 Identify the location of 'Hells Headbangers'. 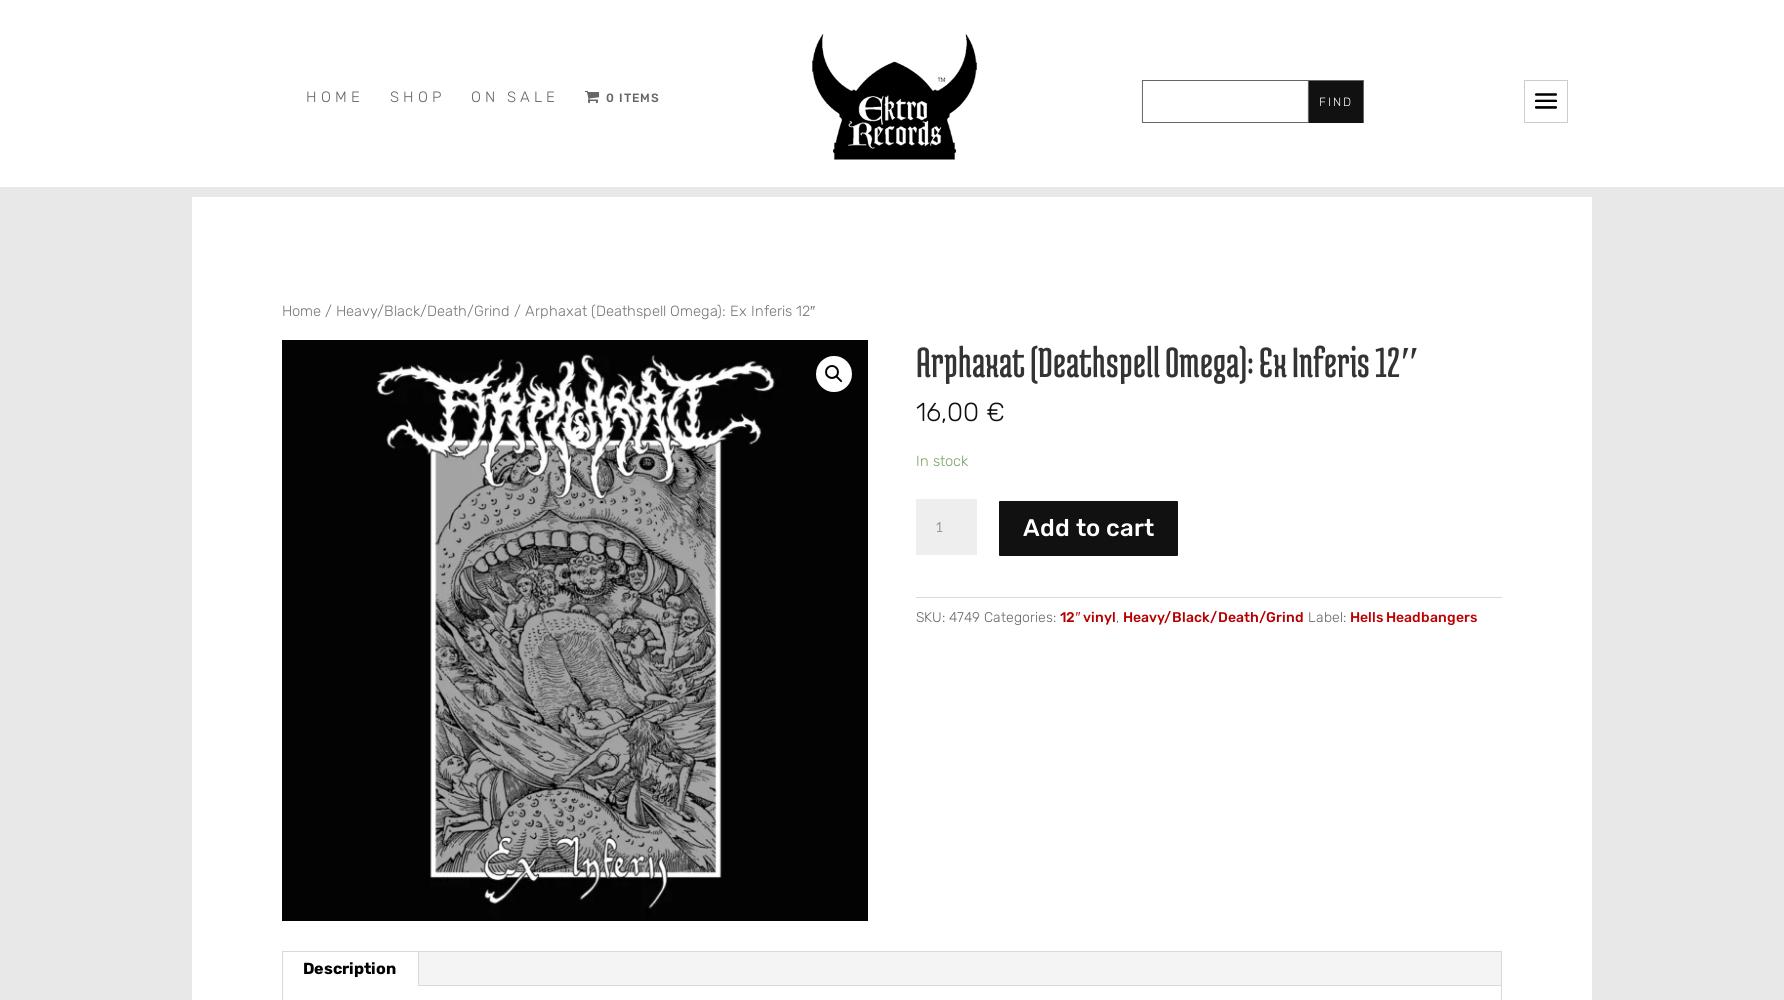
(1413, 616).